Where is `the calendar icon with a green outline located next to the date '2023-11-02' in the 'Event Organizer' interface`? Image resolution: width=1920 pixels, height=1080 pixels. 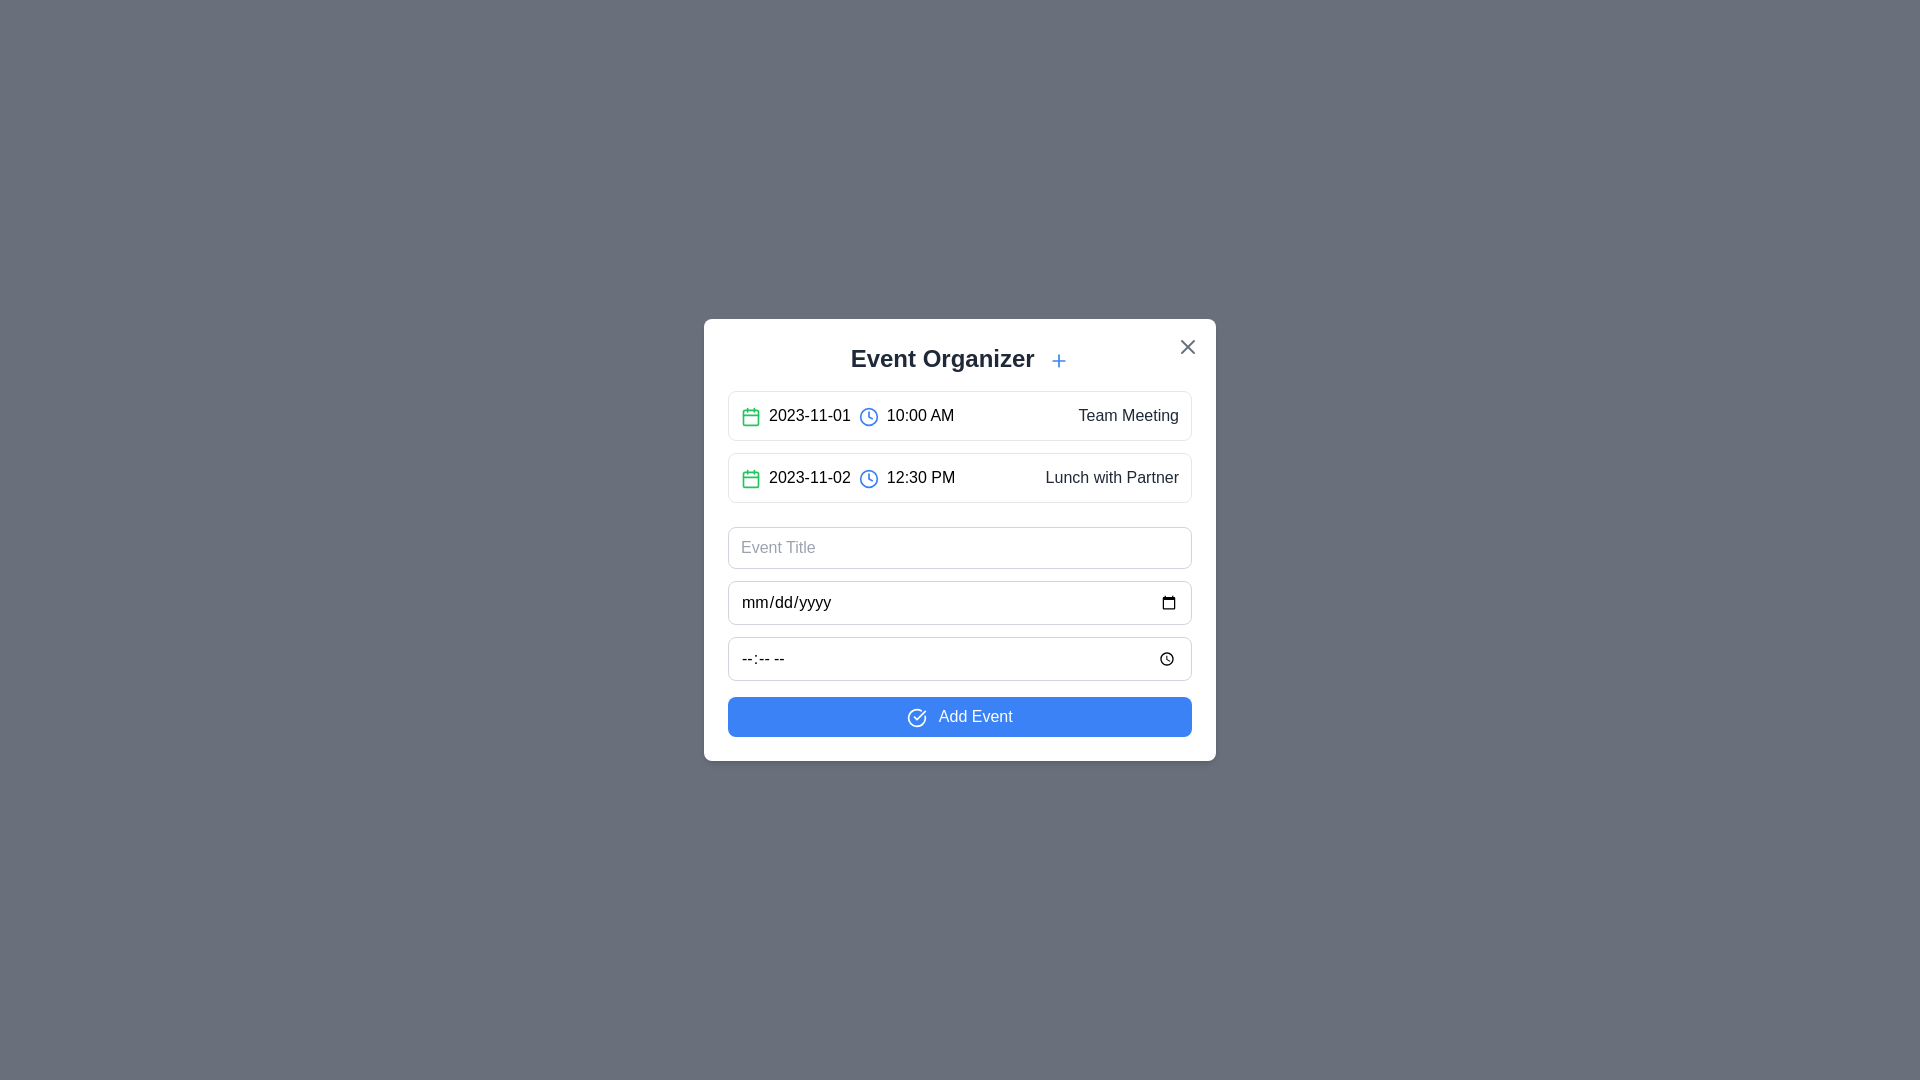
the calendar icon with a green outline located next to the date '2023-11-02' in the 'Event Organizer' interface is located at coordinates (749, 478).